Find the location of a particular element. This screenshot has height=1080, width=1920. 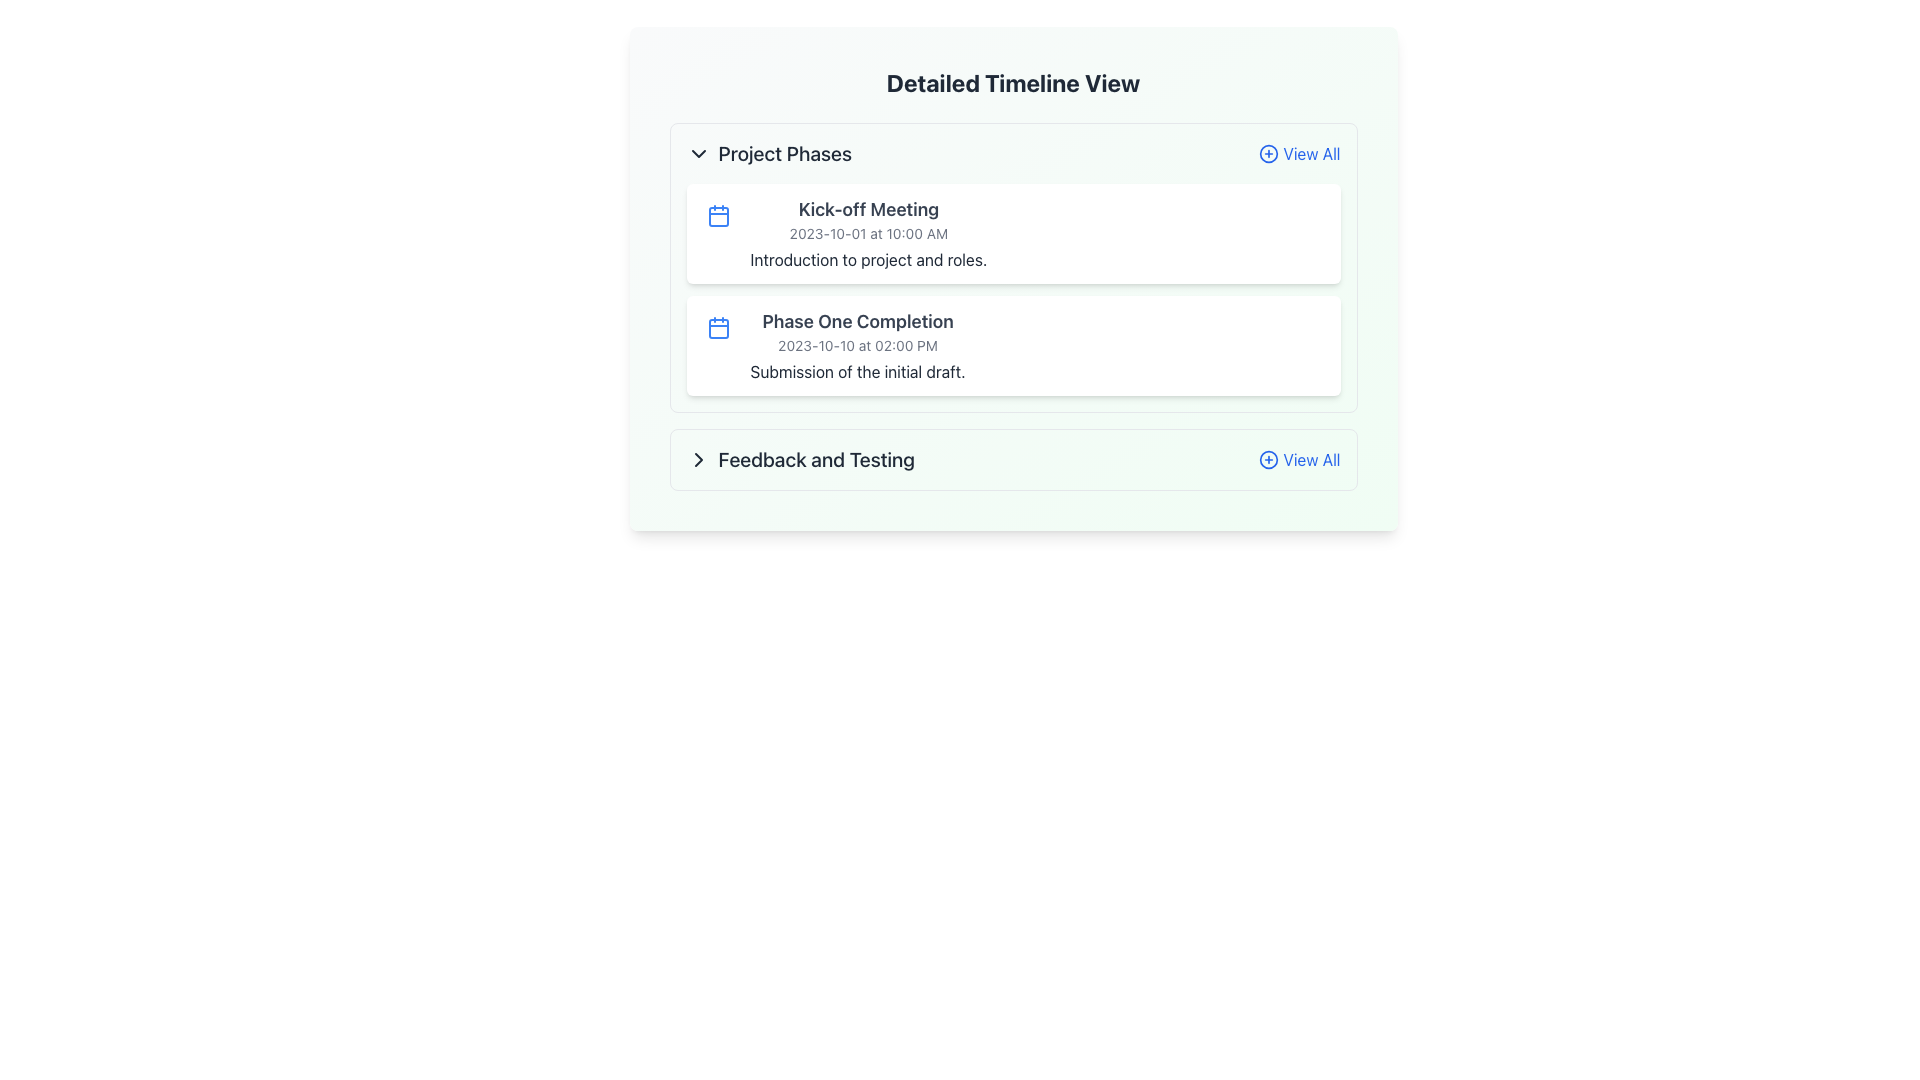

the downward arrow icon located to the left of the 'Project Phases' text in the header to initiate the tooltip display is located at coordinates (698, 153).